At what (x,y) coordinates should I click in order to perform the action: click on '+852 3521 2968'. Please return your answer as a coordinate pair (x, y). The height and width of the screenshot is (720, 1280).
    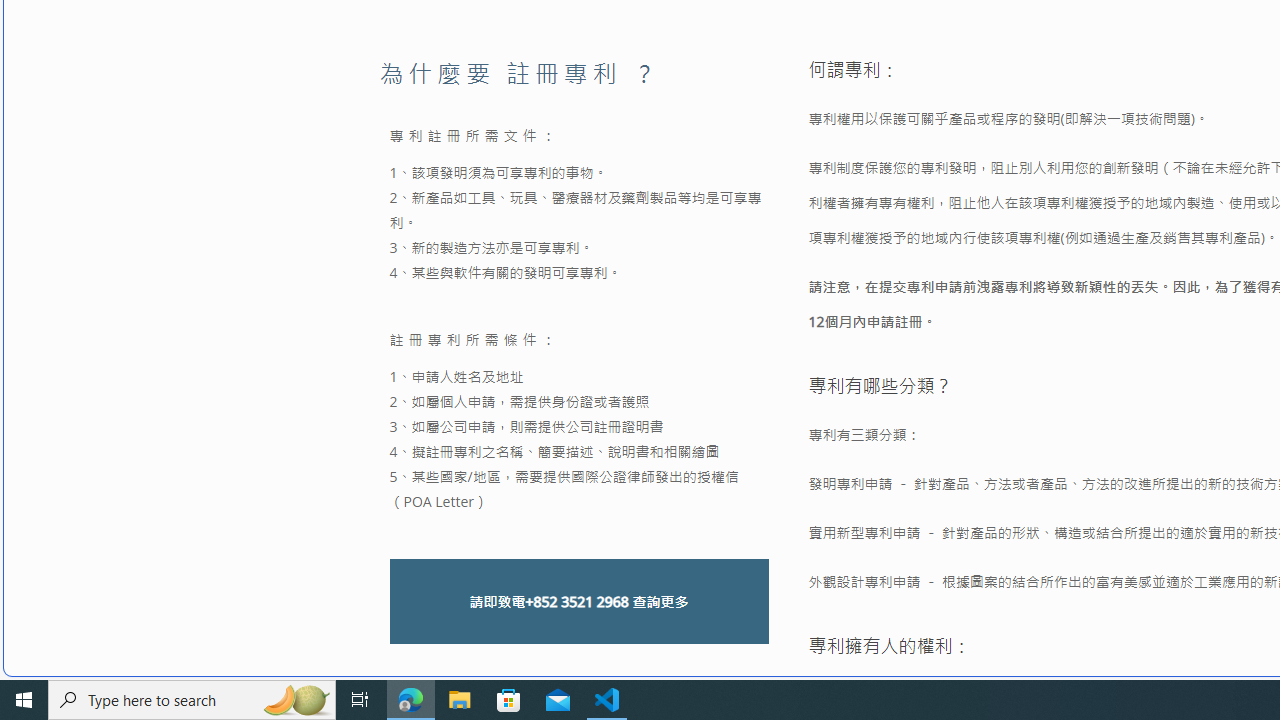
    Looking at the image, I should click on (575, 600).